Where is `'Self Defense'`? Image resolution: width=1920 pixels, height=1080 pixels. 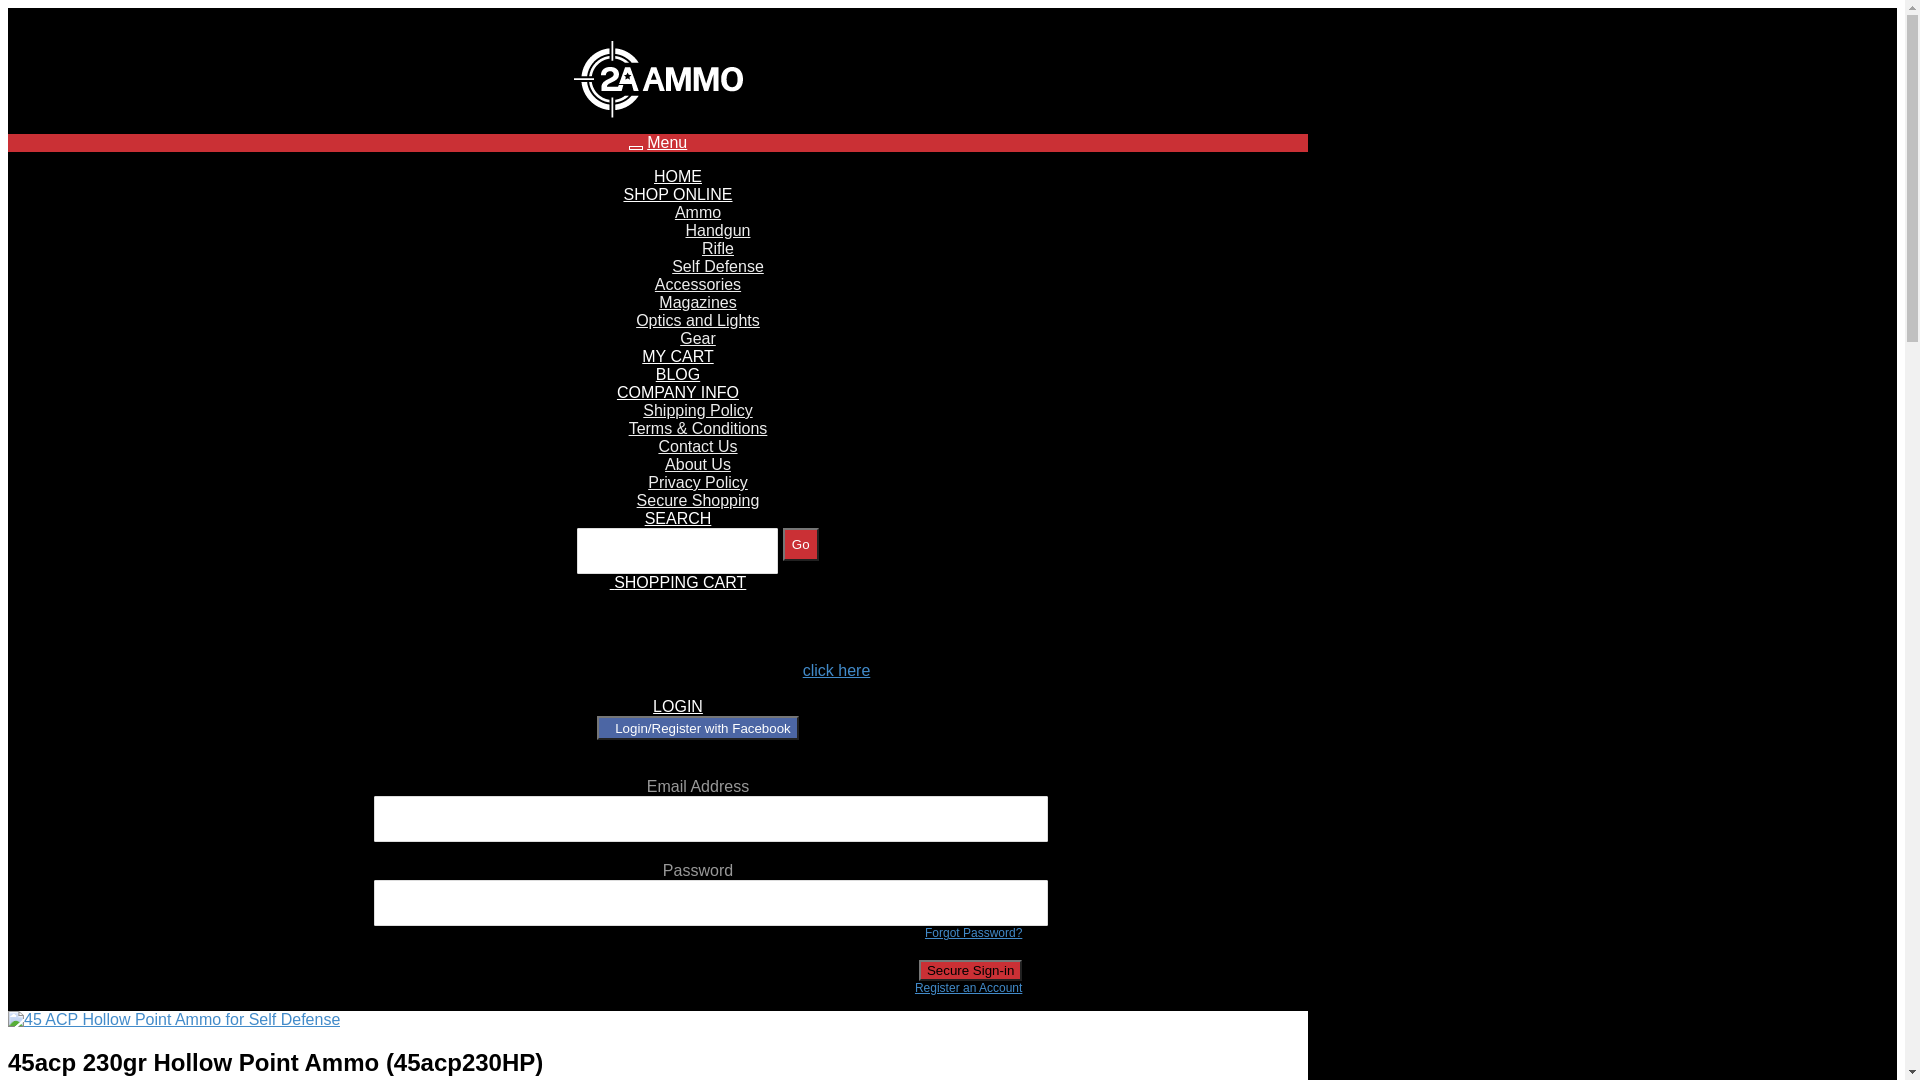 'Self Defense' is located at coordinates (718, 265).